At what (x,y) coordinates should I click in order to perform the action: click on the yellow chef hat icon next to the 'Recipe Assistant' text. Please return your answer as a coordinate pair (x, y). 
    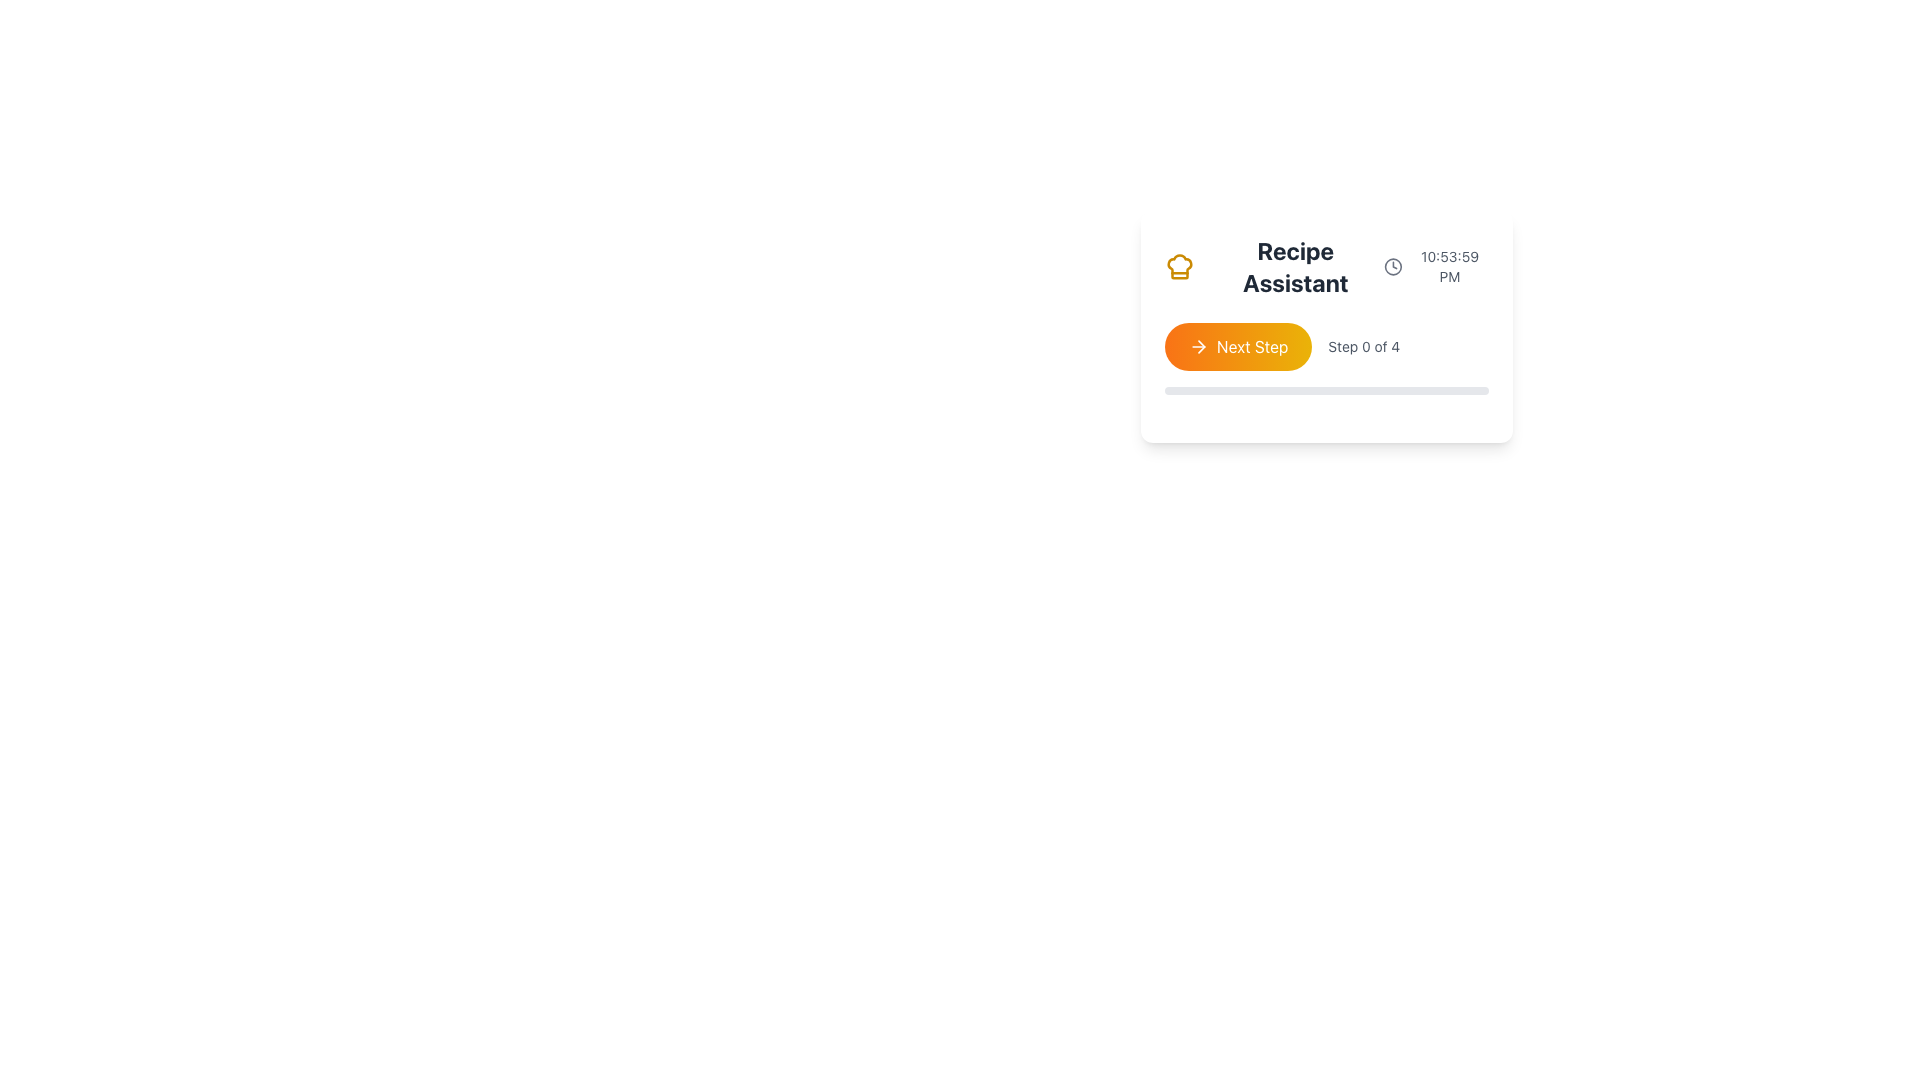
    Looking at the image, I should click on (1180, 265).